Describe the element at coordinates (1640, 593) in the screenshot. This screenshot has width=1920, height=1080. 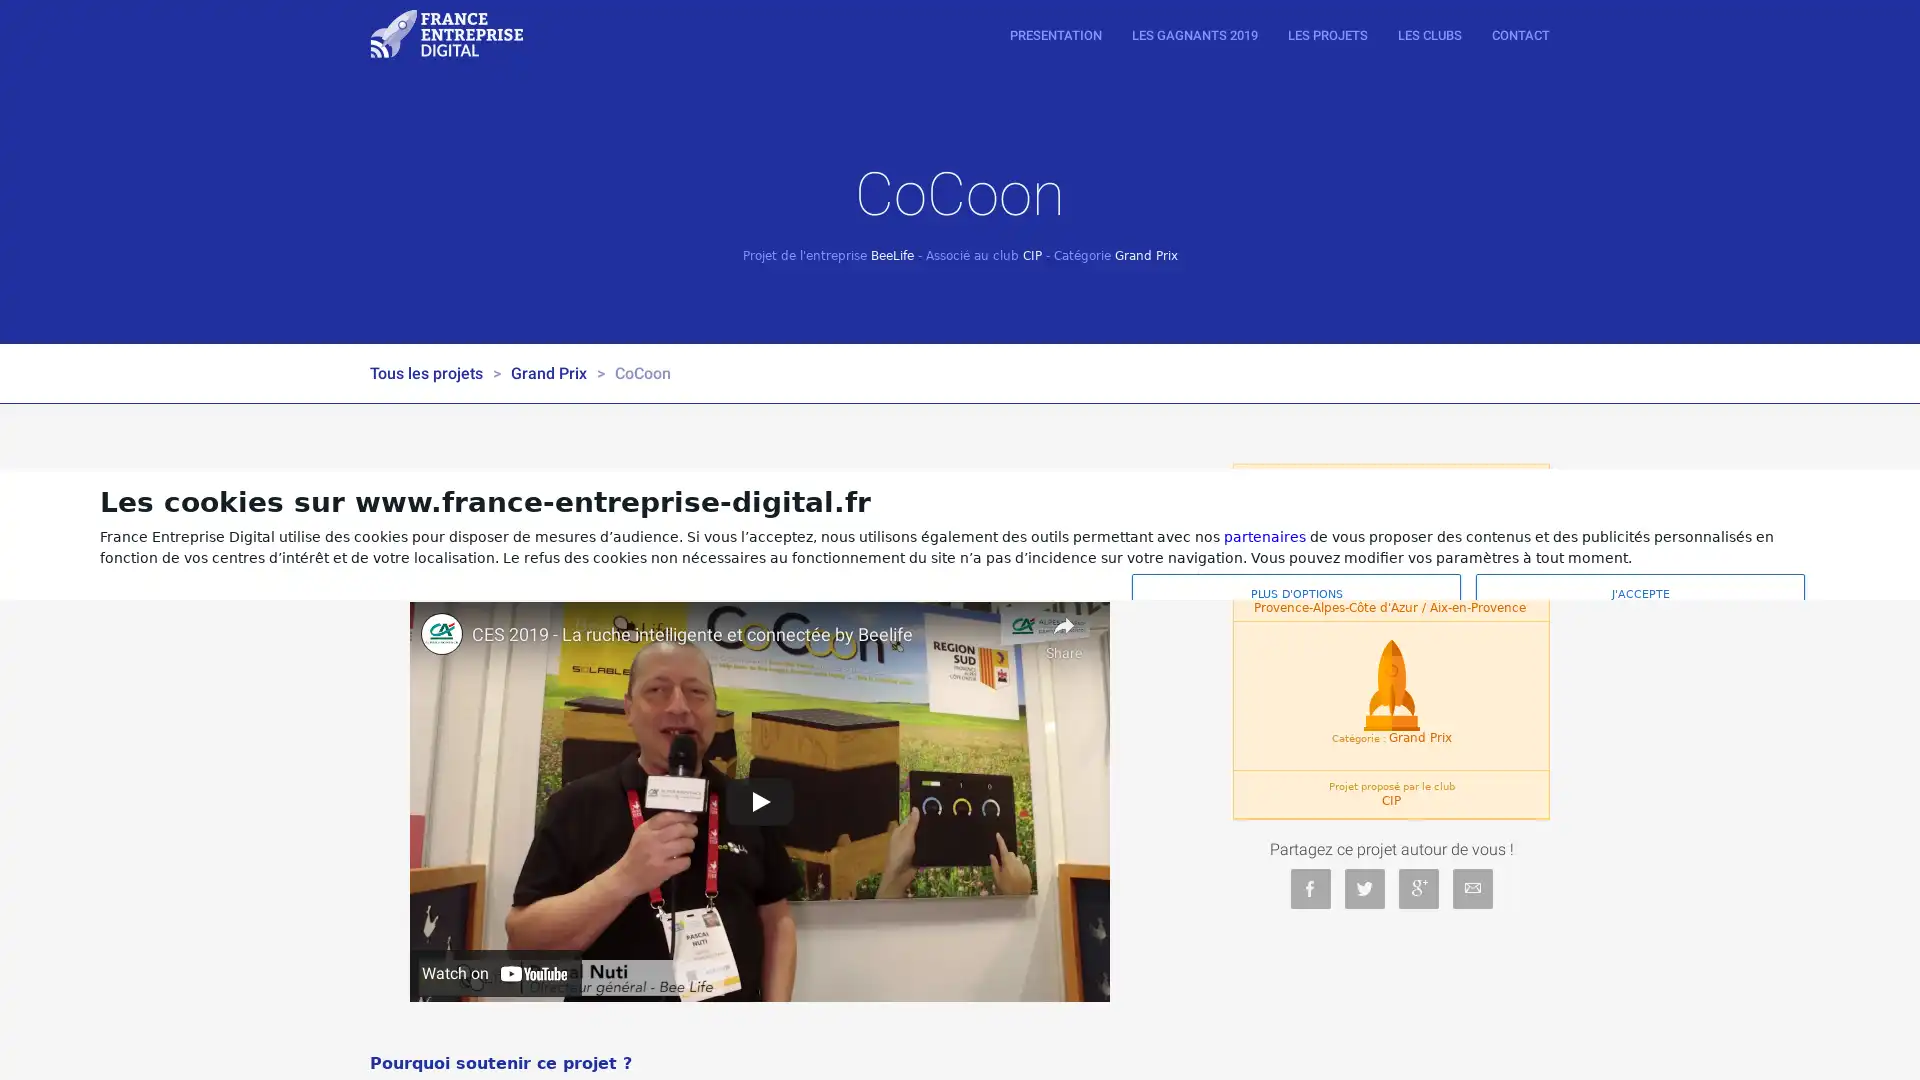
I see `J'ACCEPTE` at that location.